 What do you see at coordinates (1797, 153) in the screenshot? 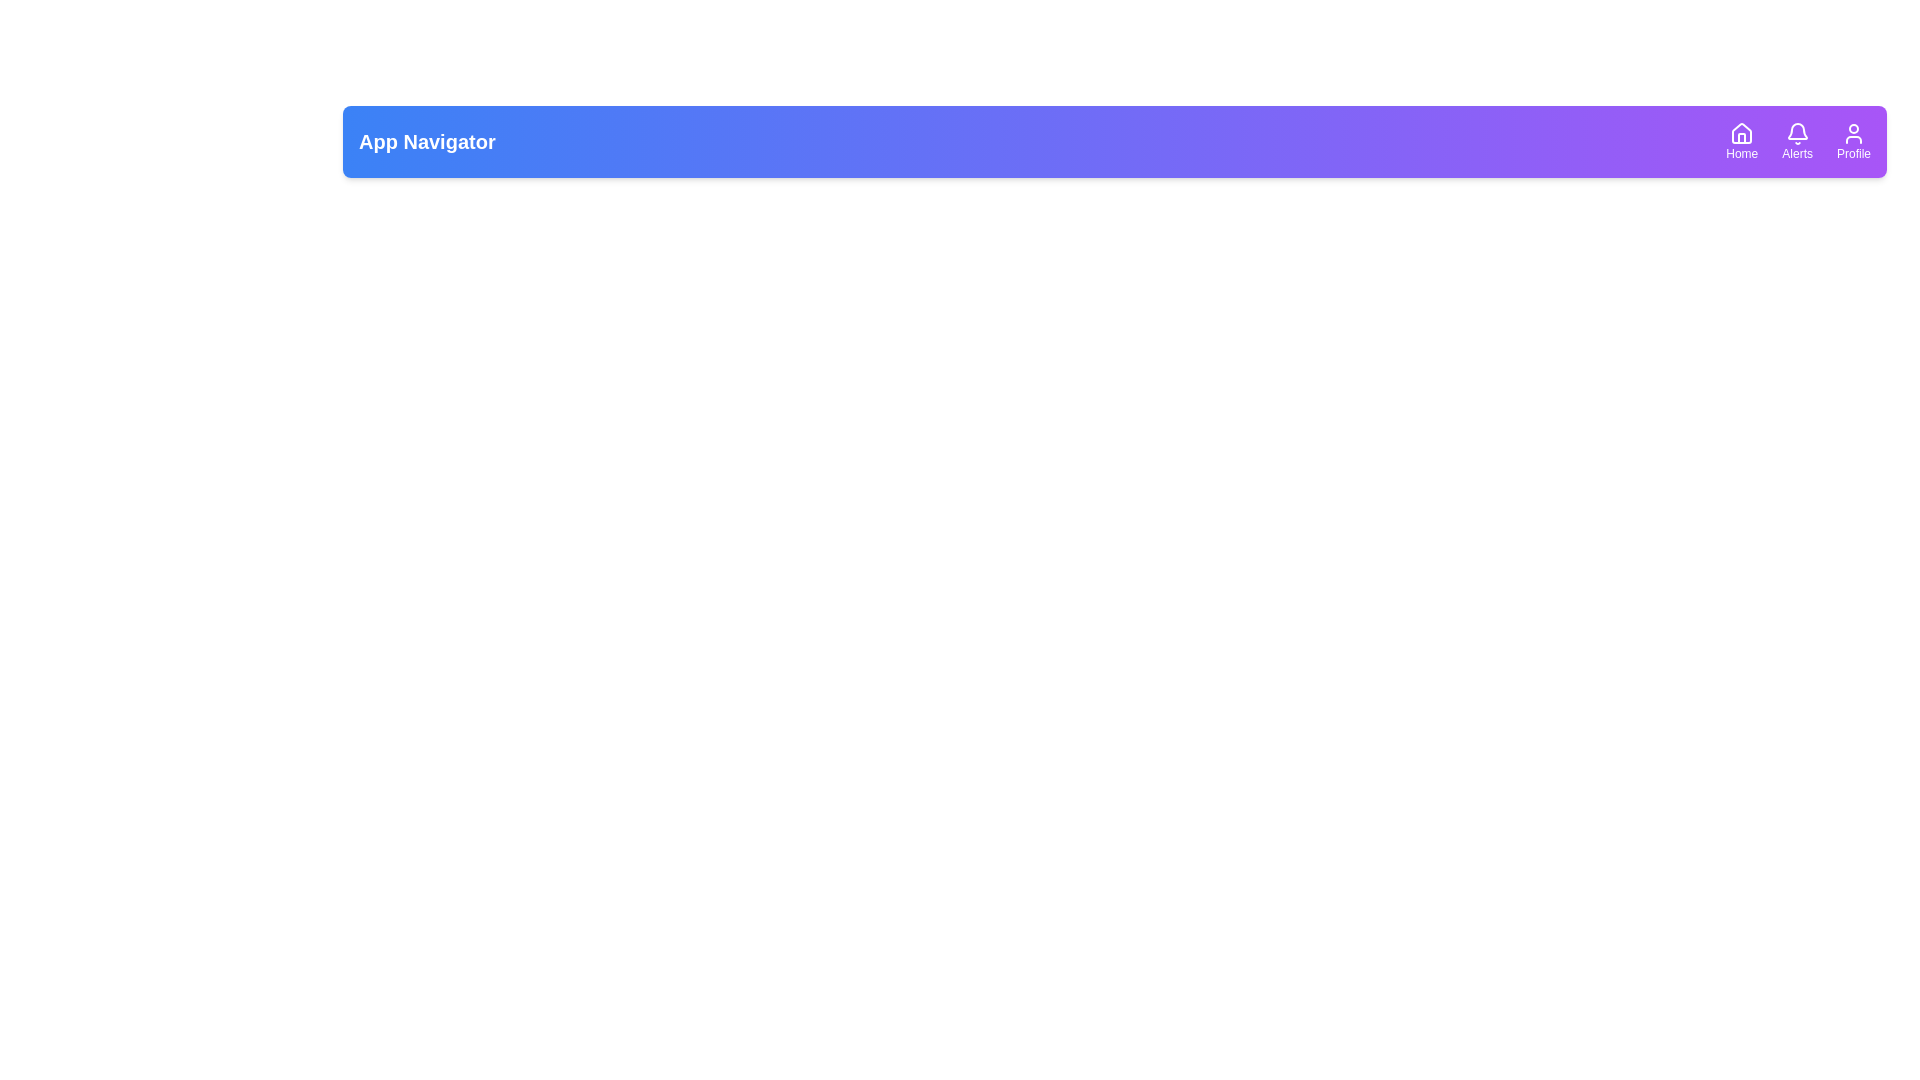
I see `text of the 'Alerts' label, which is styled with a small font size and is white against a gradient purple background, located in the navigation bar between the 'Home' and 'Profile' label groups` at bounding box center [1797, 153].